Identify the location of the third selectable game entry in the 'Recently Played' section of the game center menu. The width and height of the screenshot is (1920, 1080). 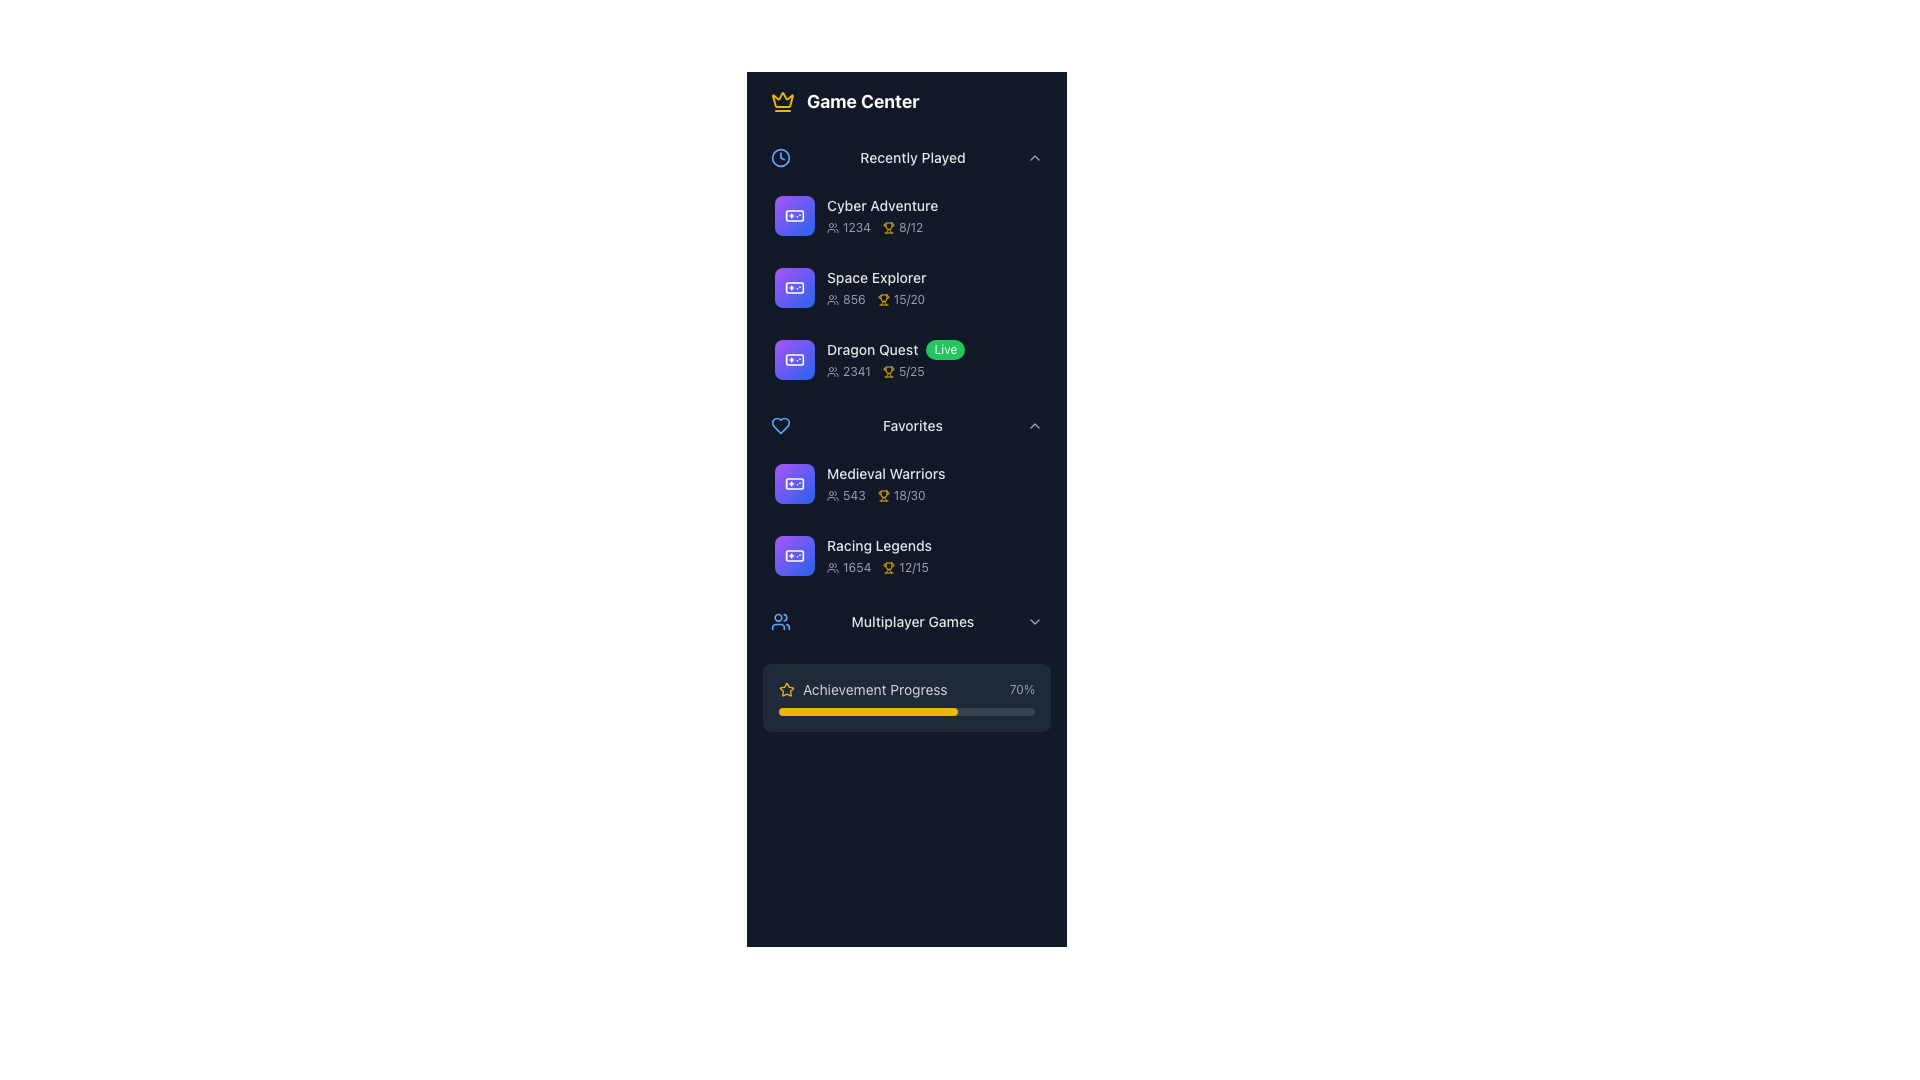
(906, 358).